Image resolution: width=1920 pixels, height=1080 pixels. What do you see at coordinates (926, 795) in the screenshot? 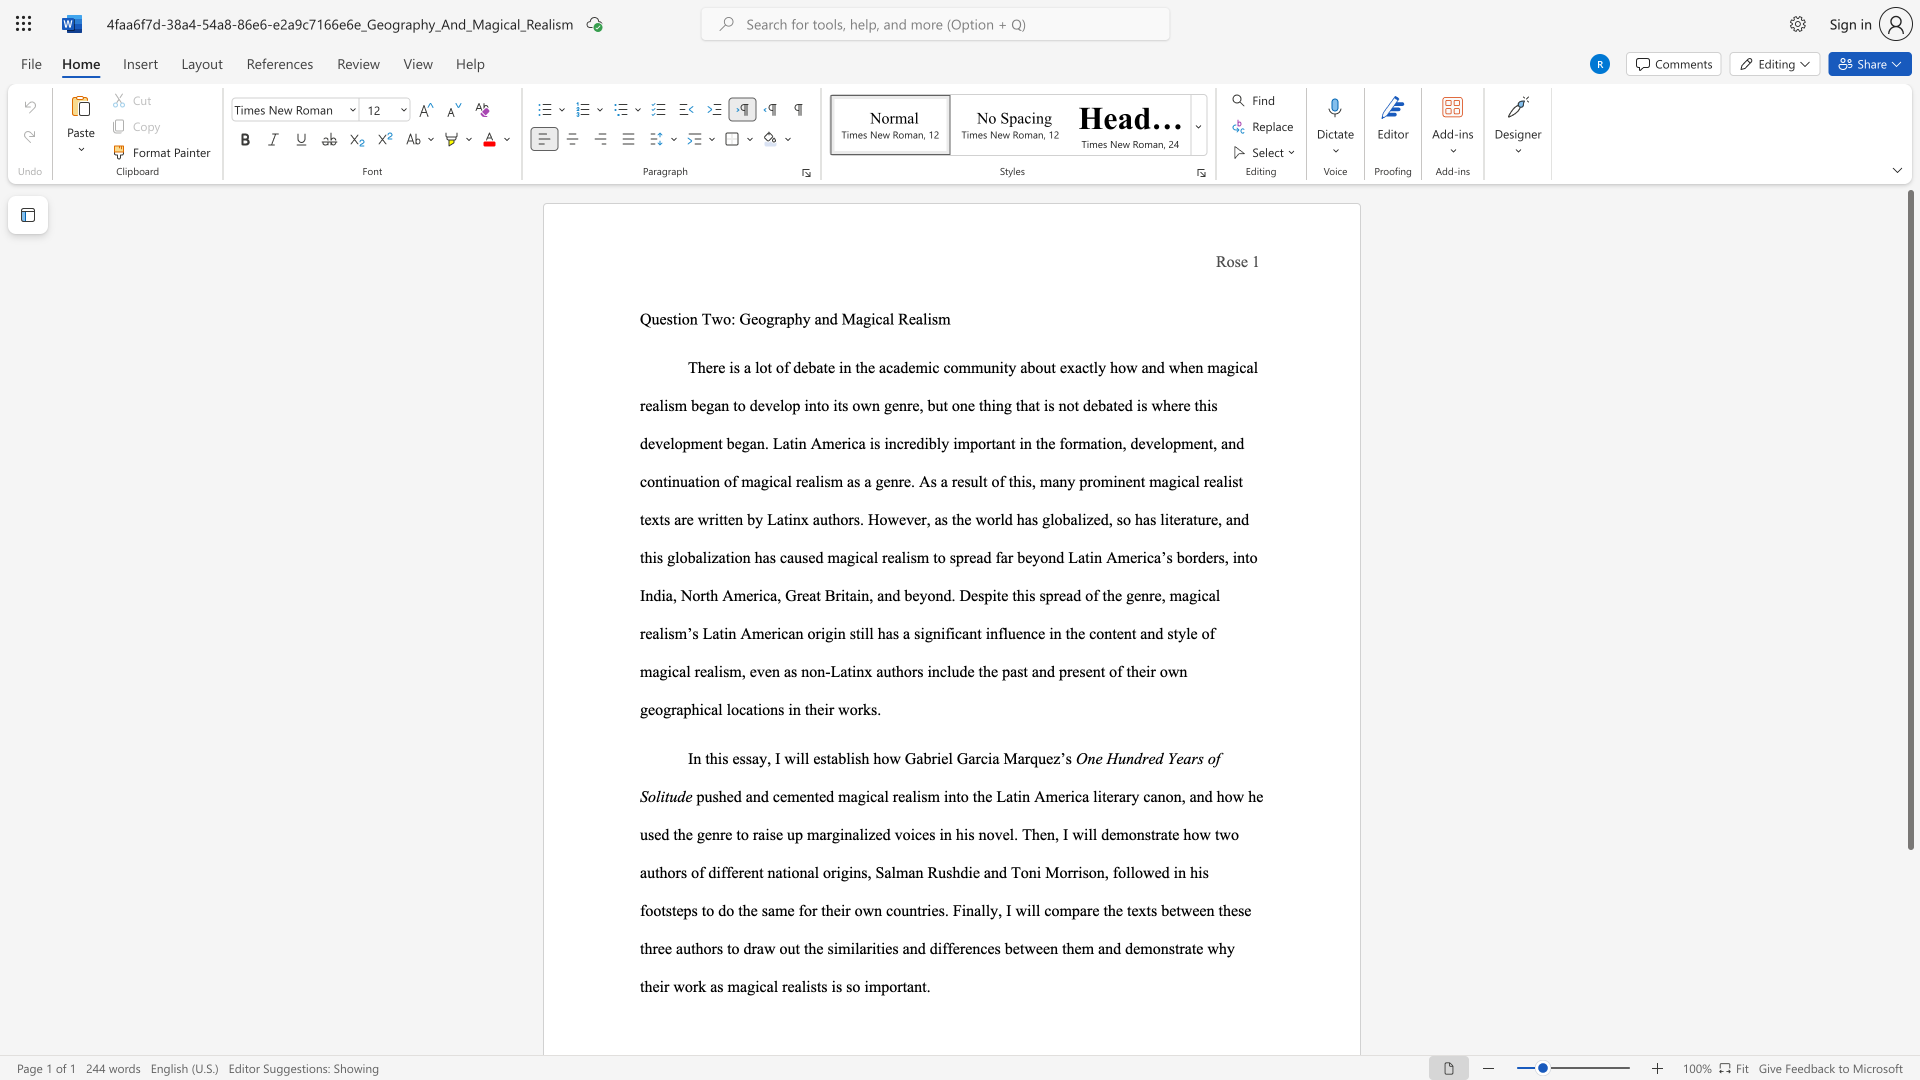
I see `the subset text "m into the L" within the text "pushed and cemented magical realism into the Latin America literary canon, and how he used the genre to raise up marginalized voices in his novel. Then, I will"` at bounding box center [926, 795].